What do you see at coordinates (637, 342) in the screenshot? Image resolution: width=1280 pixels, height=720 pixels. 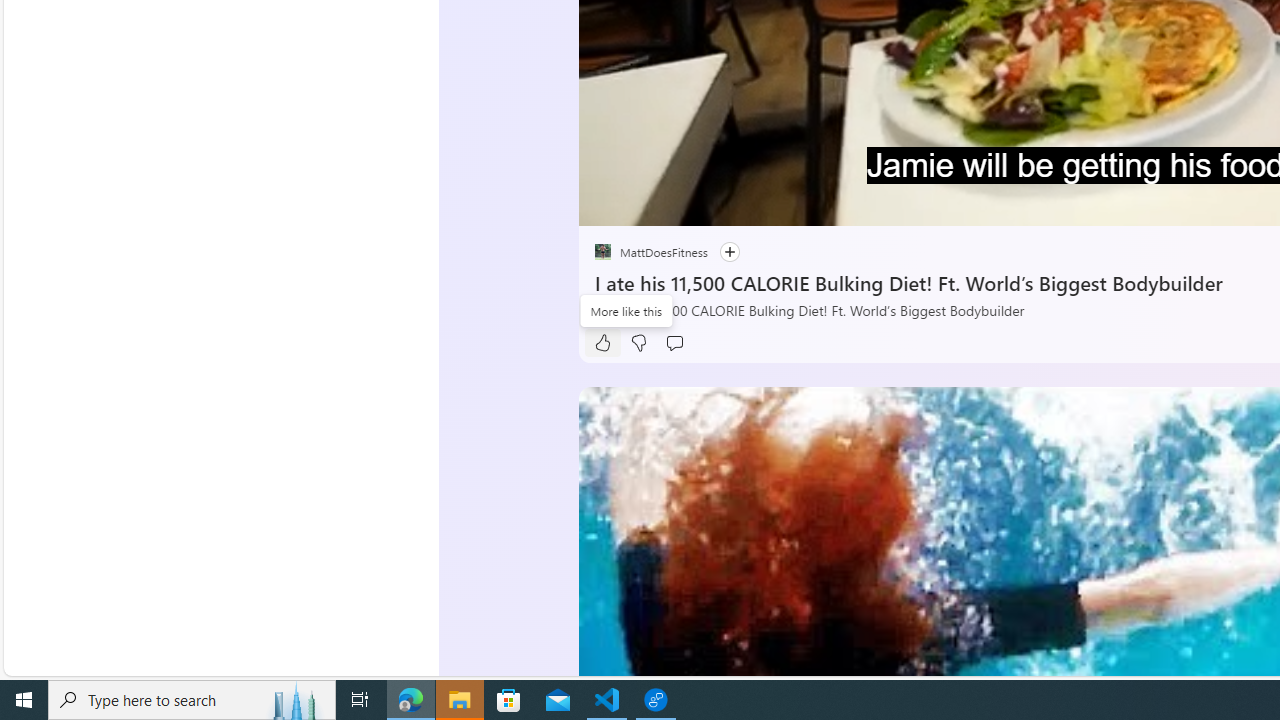 I see `'Dislike'` at bounding box center [637, 342].